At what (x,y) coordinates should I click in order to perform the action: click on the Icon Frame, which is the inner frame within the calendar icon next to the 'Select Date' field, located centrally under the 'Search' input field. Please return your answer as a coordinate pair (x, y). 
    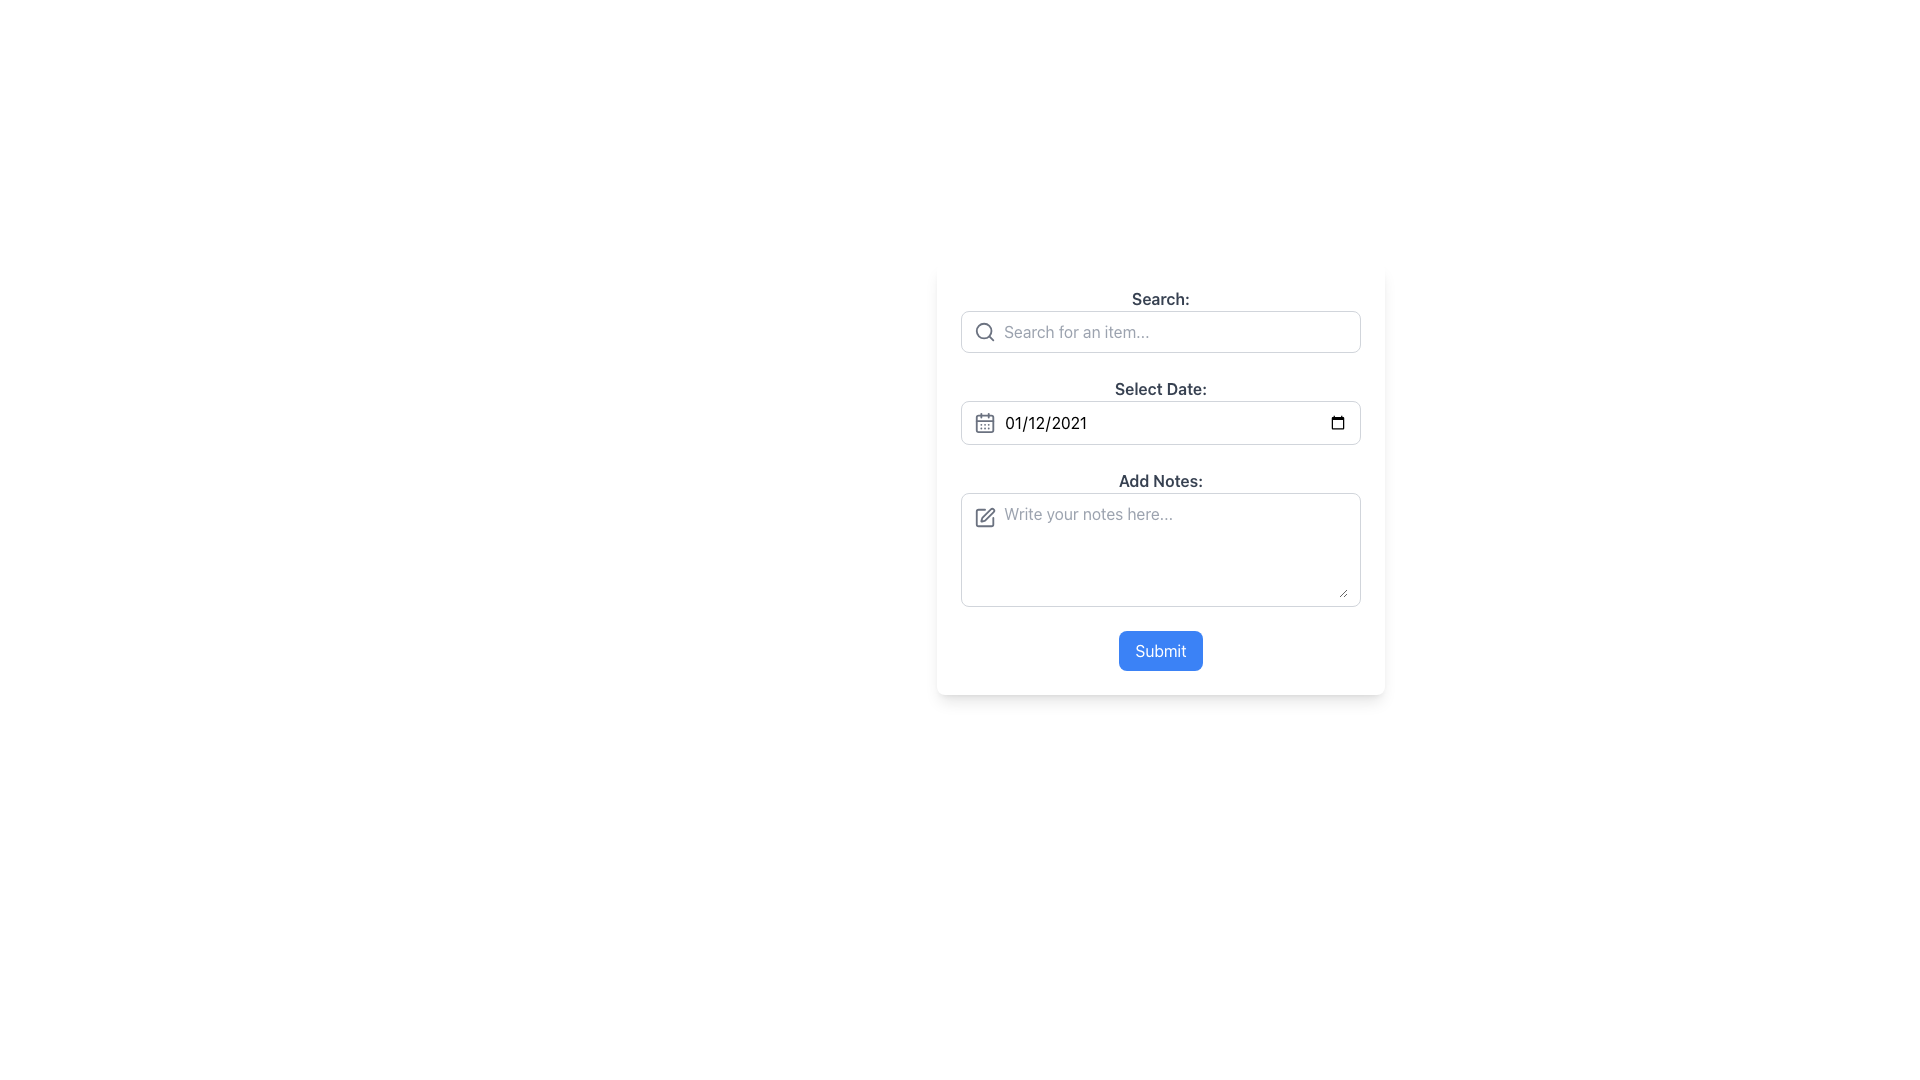
    Looking at the image, I should click on (984, 422).